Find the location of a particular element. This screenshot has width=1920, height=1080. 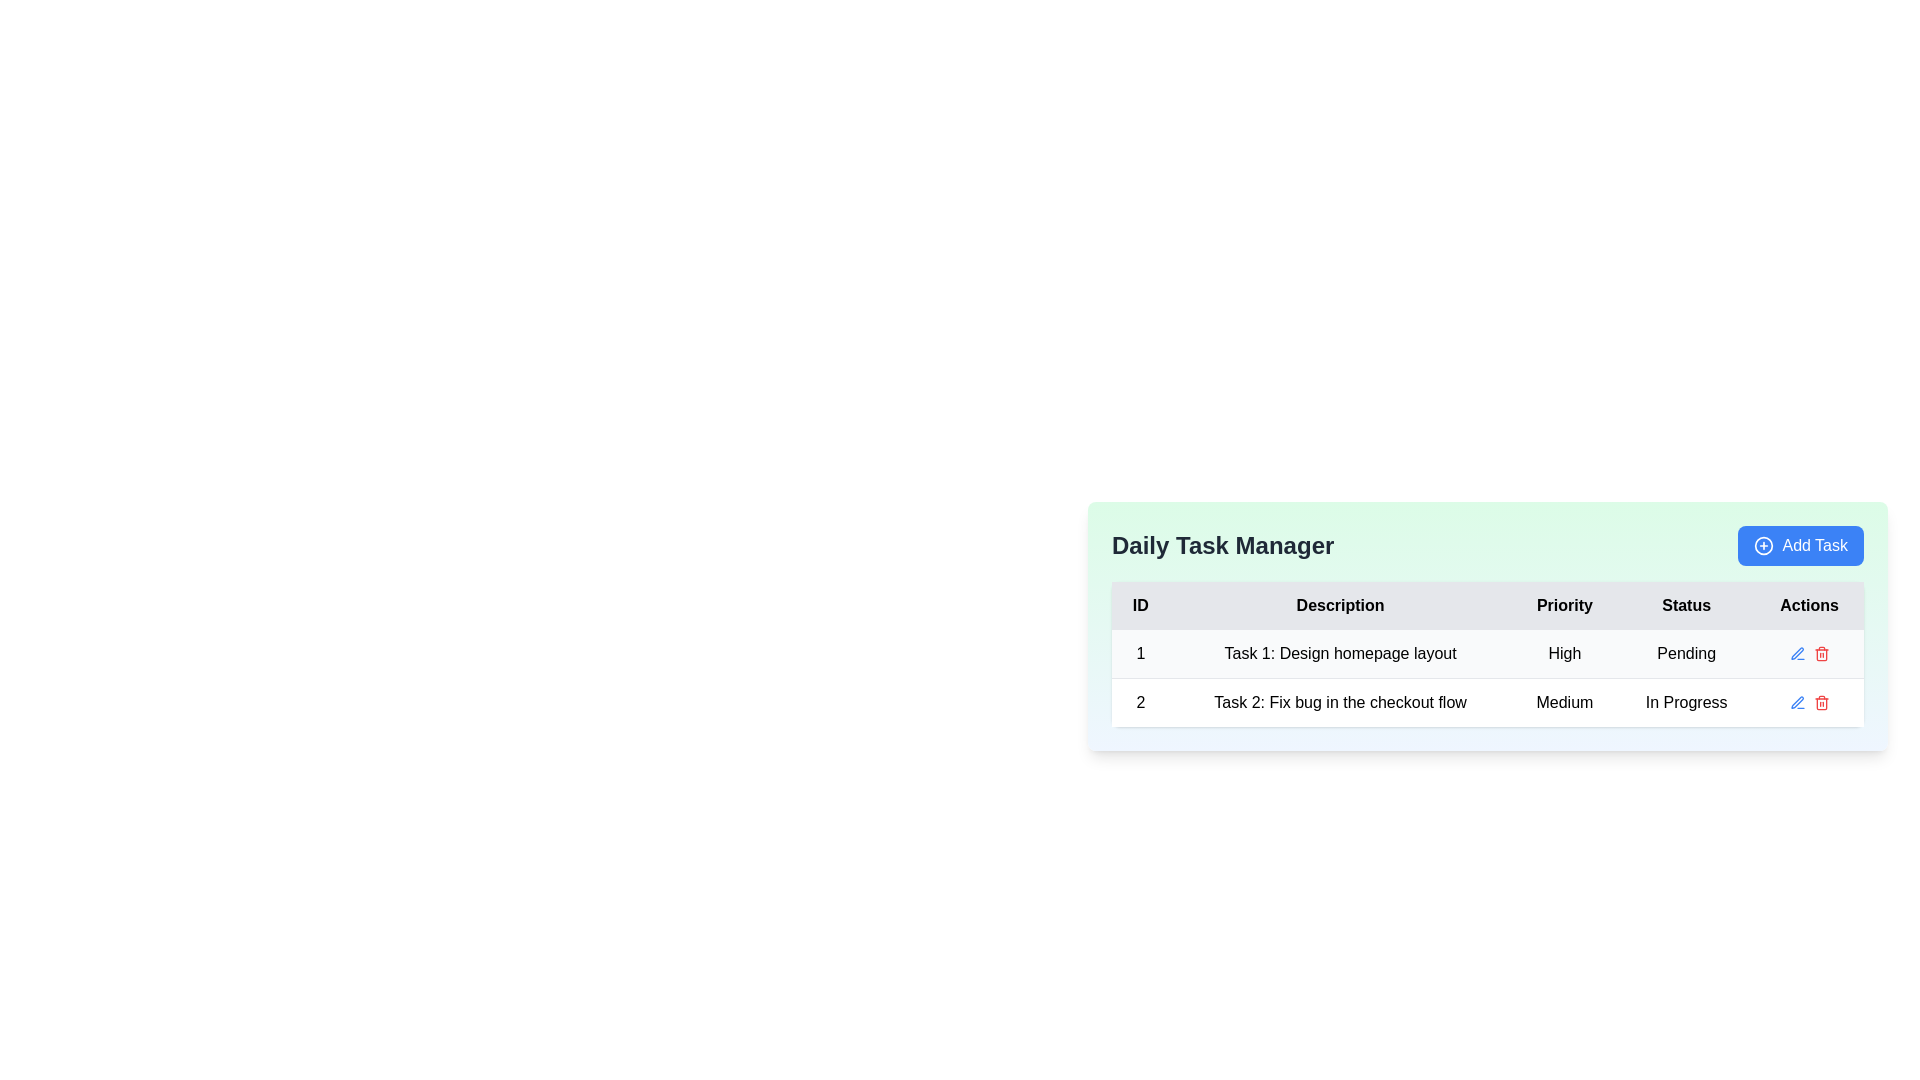

the 'High' priority text label located in the third column of the first row of the 'Daily Task Manager' table, which is under the 'Priority' header is located at coordinates (1563, 654).